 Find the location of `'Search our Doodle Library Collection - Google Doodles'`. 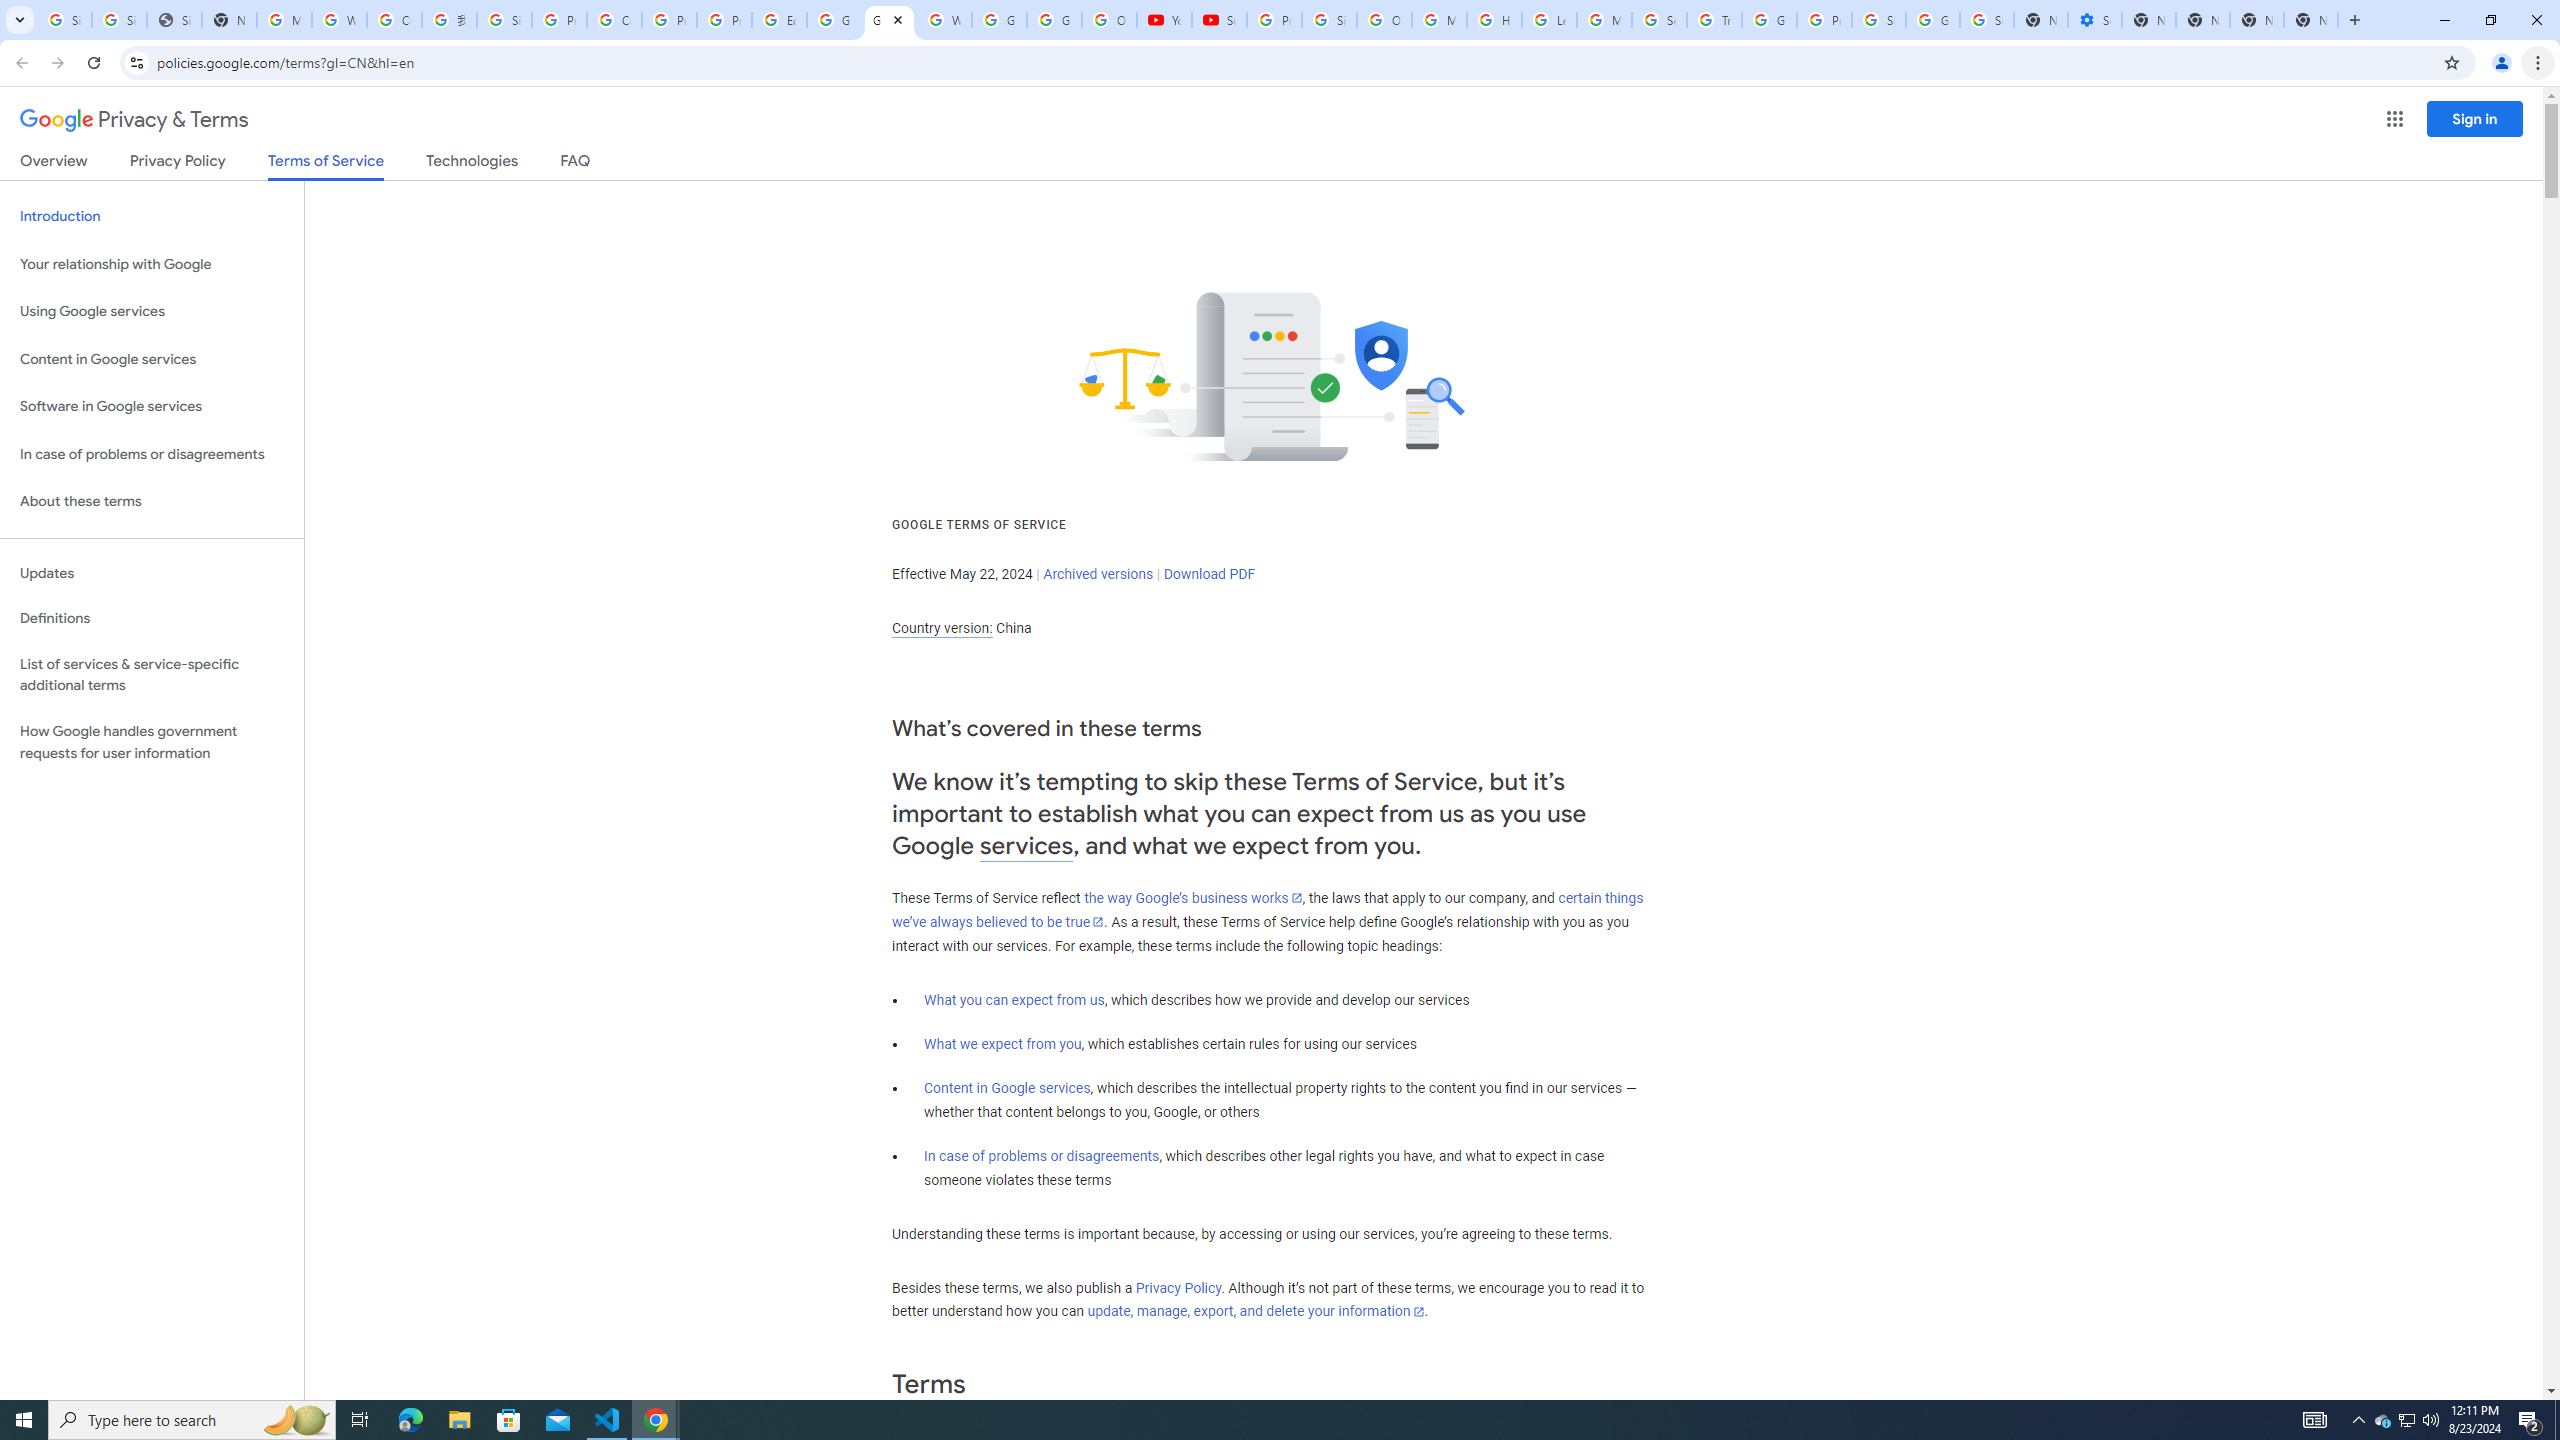

'Search our Doodle Library Collection - Google Doodles' is located at coordinates (1658, 19).